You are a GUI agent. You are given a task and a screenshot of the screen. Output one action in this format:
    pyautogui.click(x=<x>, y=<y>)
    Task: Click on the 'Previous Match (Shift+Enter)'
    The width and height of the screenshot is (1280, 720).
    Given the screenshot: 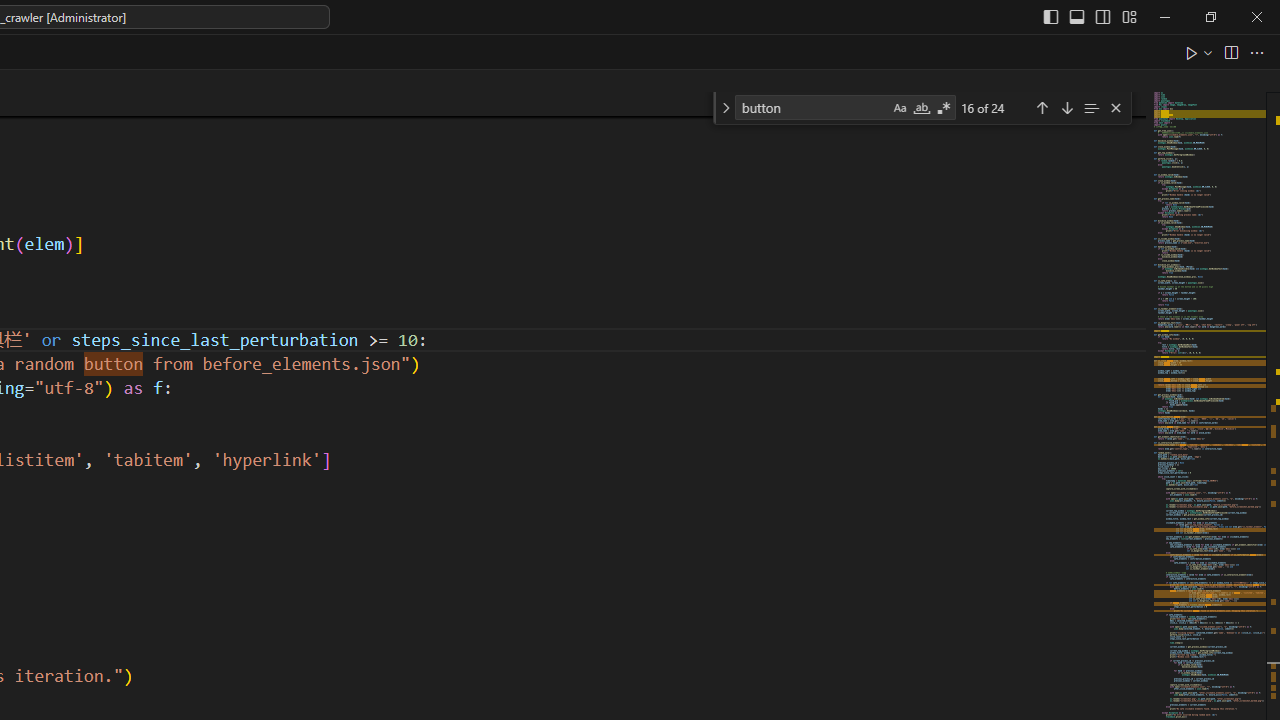 What is the action you would take?
    pyautogui.click(x=1040, y=107)
    